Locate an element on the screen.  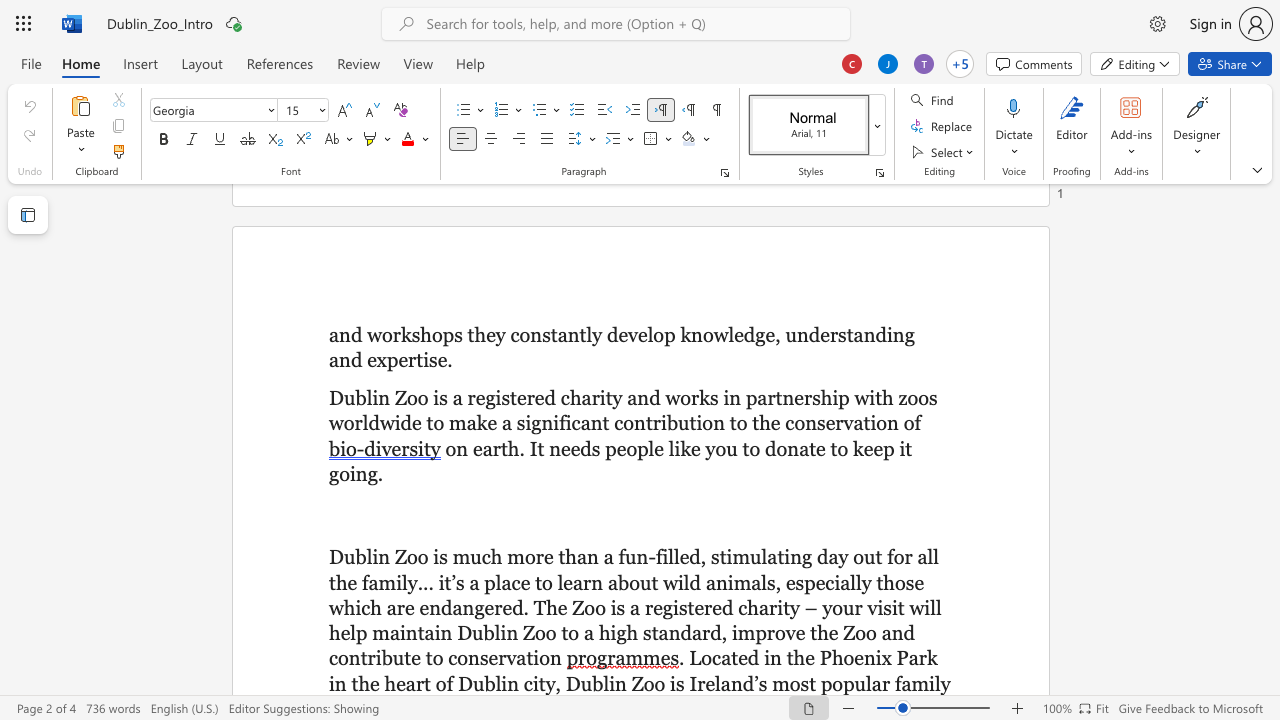
the space between the continuous character "a" and "r" in the text is located at coordinates (492, 447).